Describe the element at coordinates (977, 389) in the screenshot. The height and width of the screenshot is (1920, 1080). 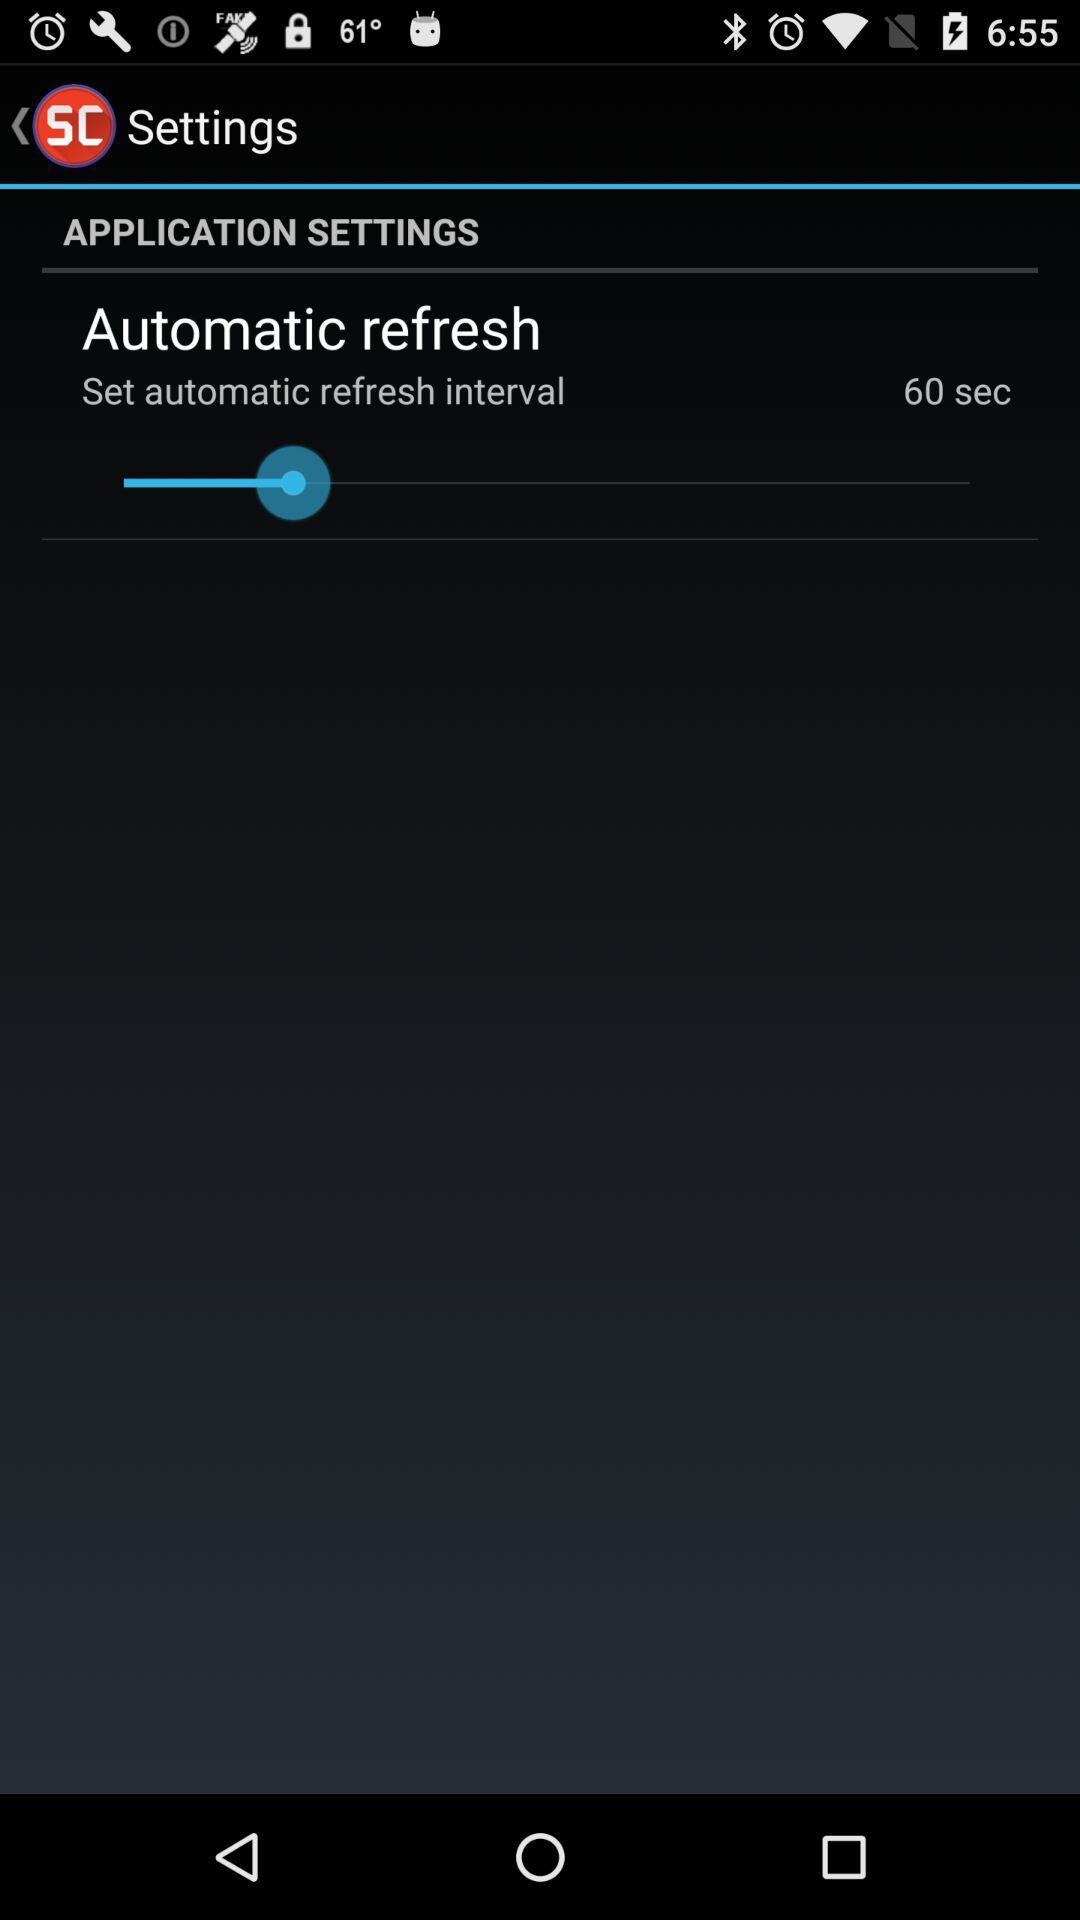
I see `app to the right of 60 app` at that location.